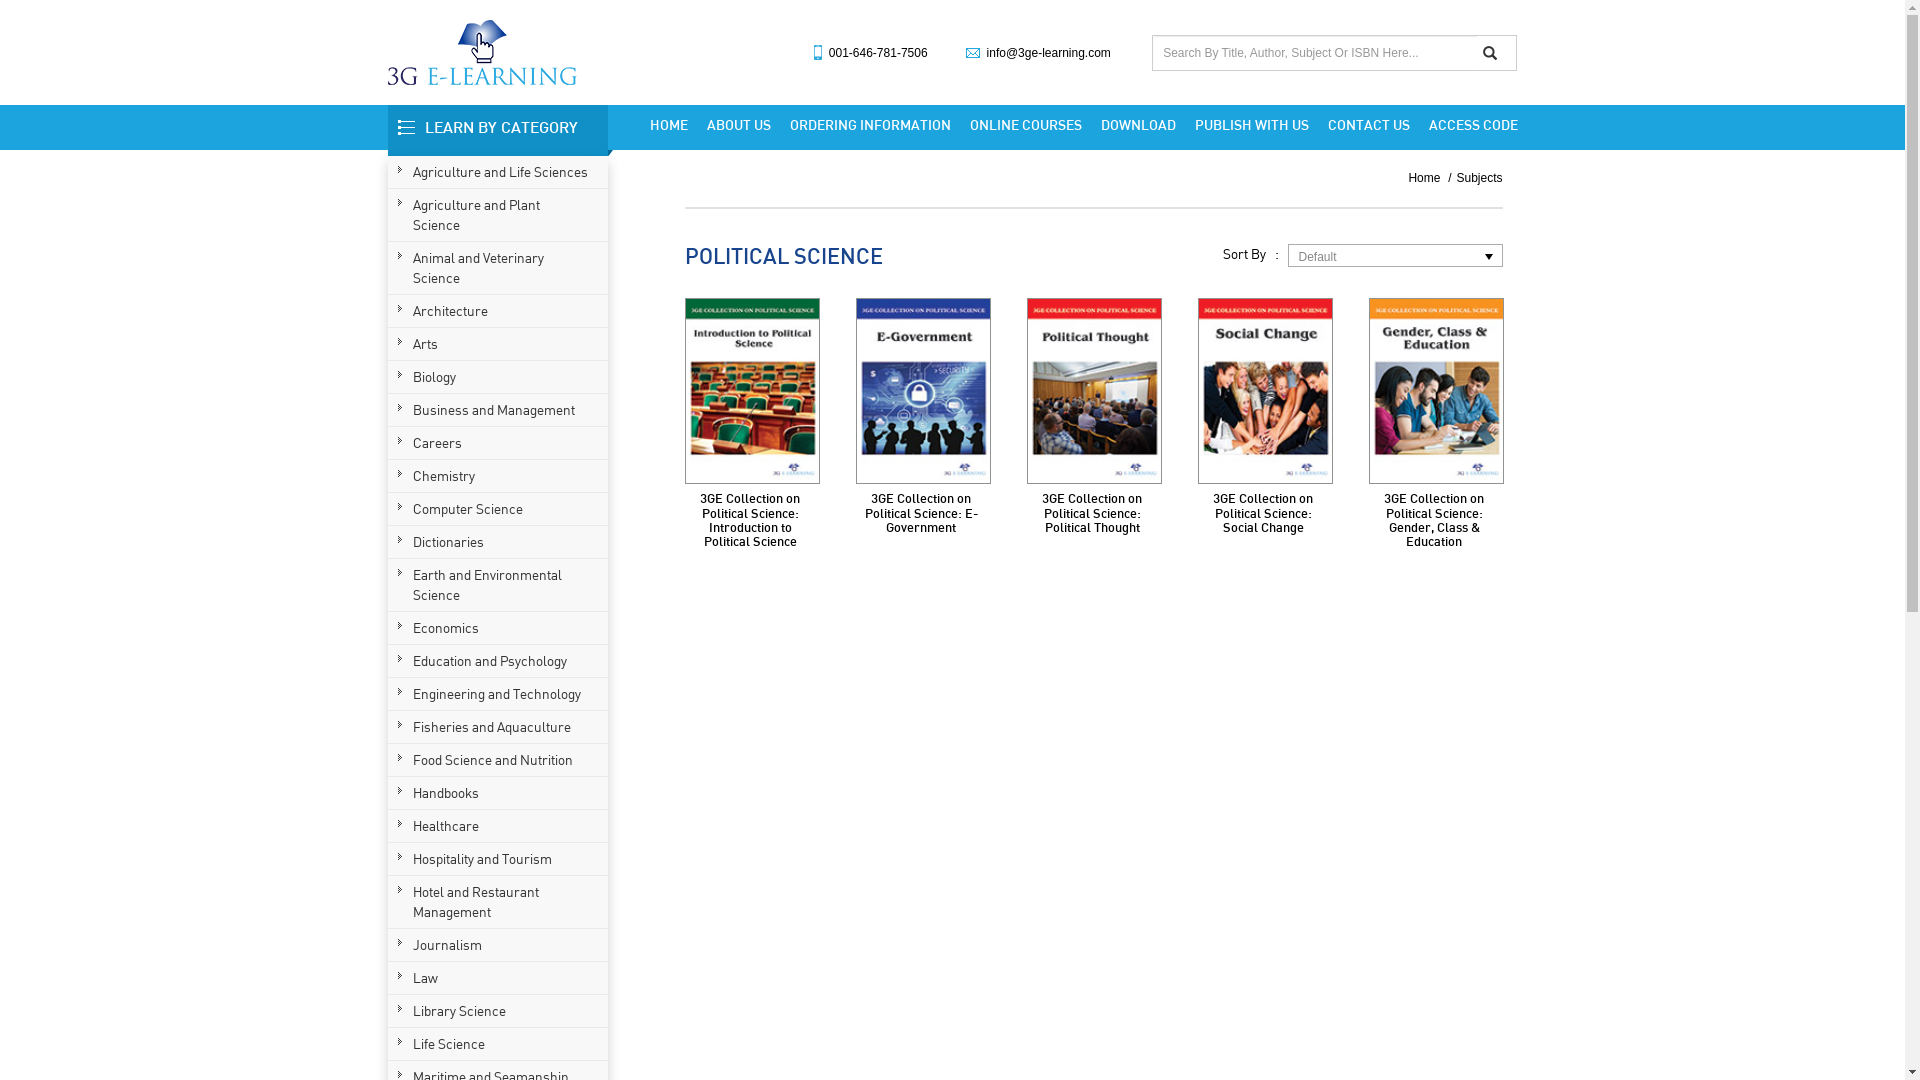  What do you see at coordinates (499, 660) in the screenshot?
I see `'Education and Psychology'` at bounding box center [499, 660].